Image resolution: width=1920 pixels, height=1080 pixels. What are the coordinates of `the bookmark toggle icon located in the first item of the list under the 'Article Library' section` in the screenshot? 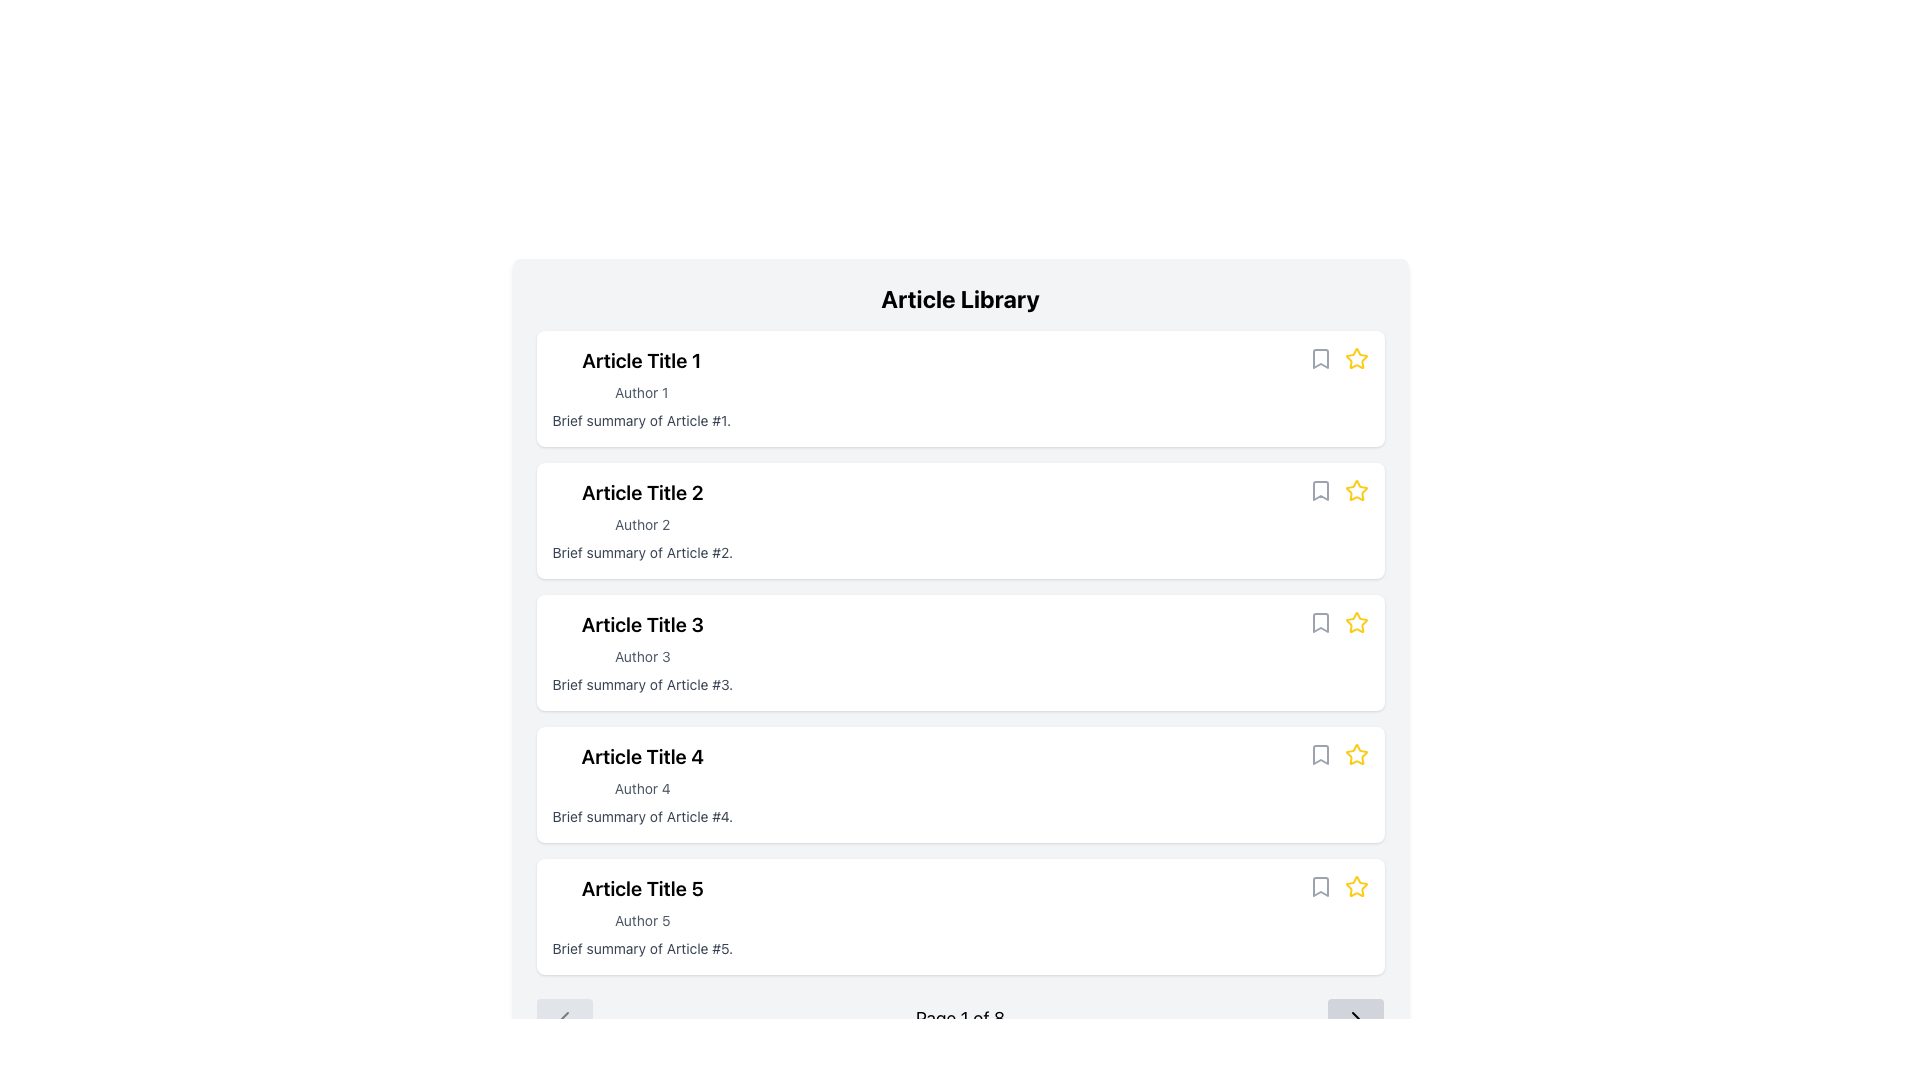 It's located at (1320, 357).